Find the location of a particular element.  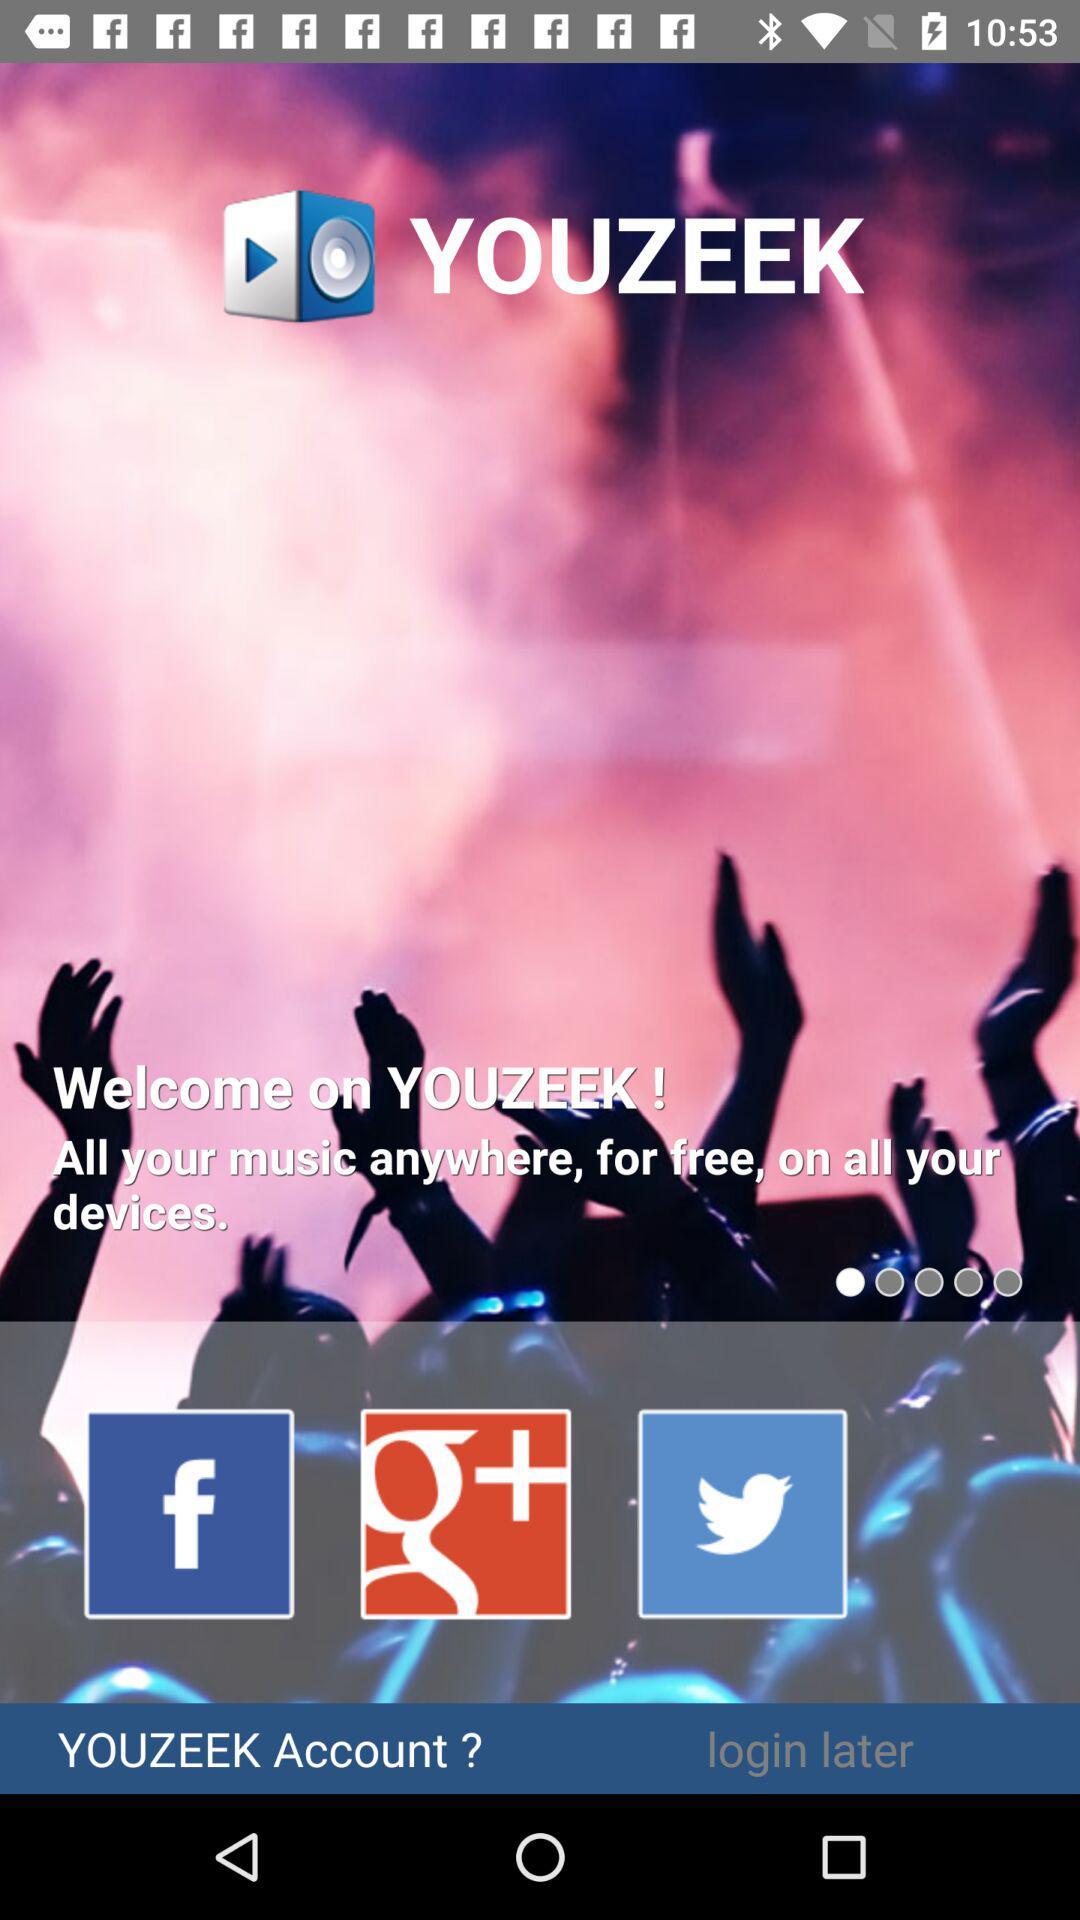

item to the right of youzeek account ? item is located at coordinates (810, 1747).